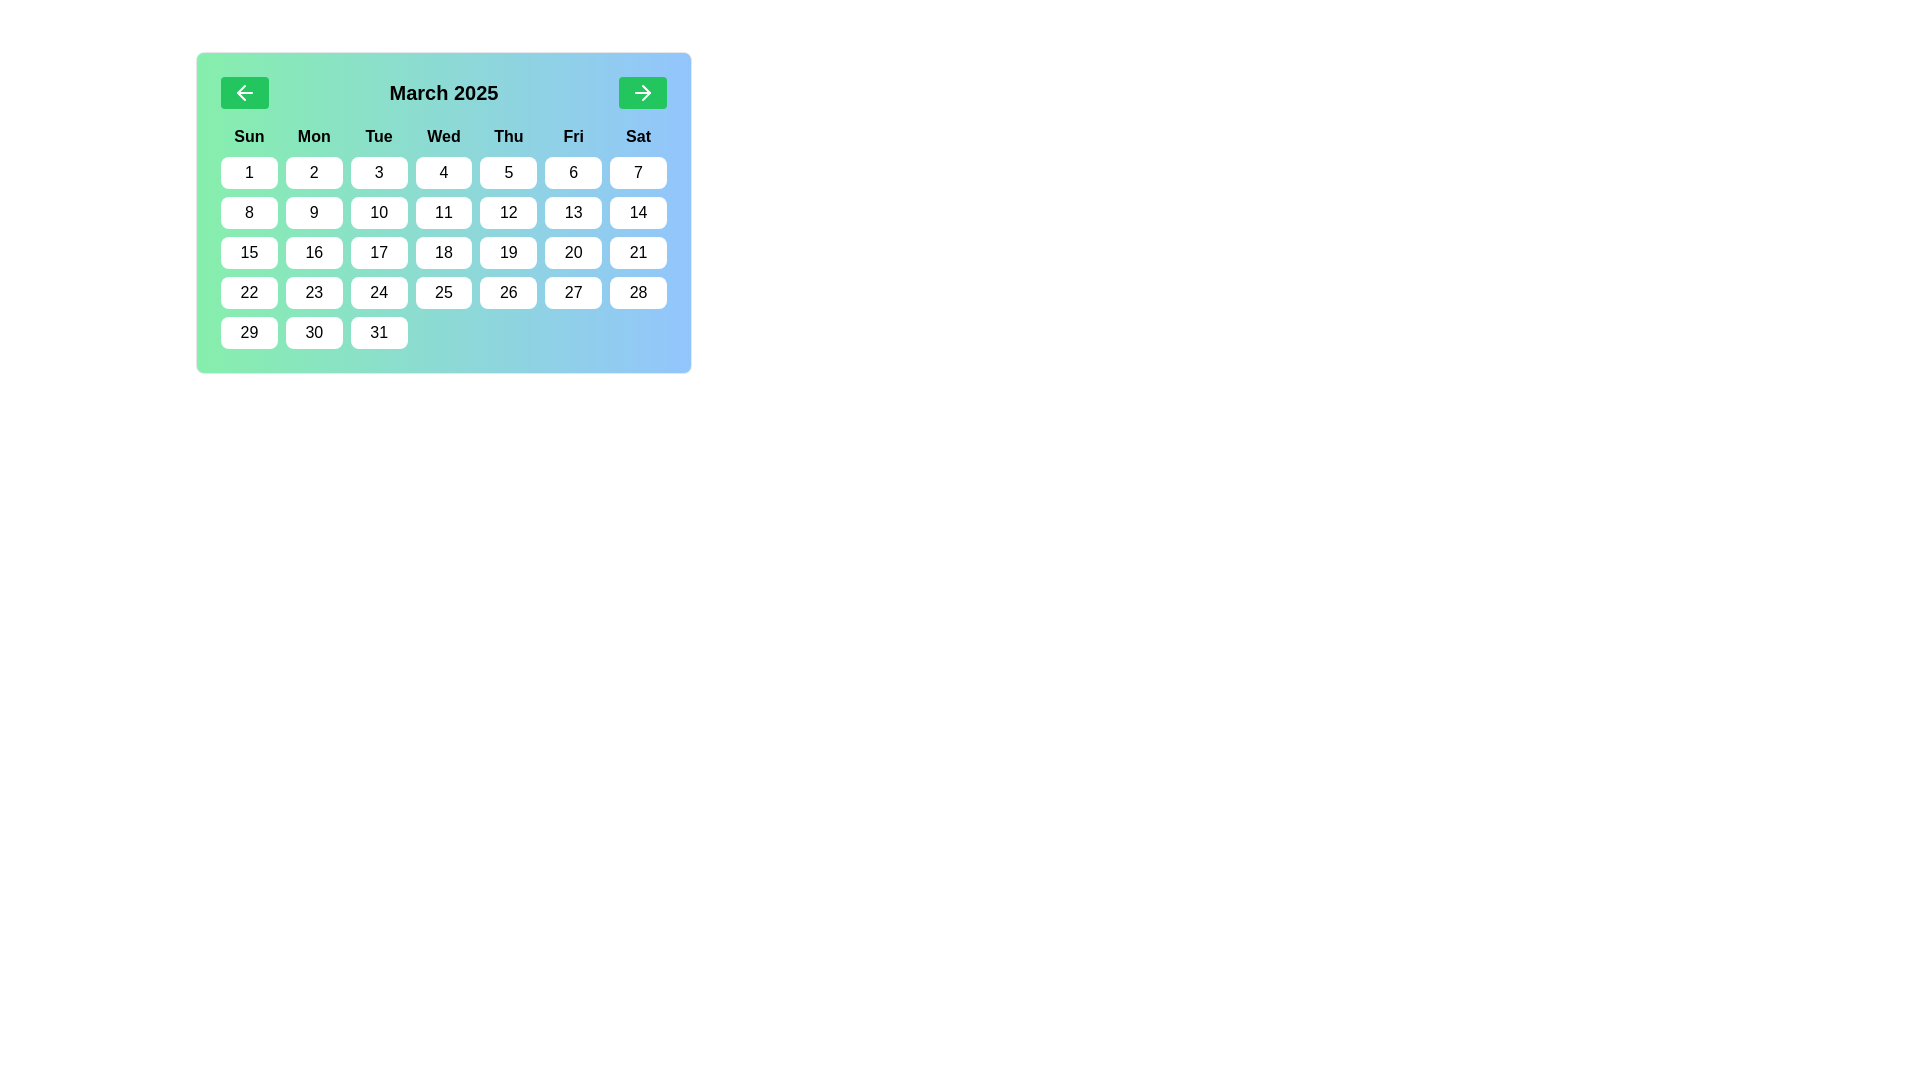 The height and width of the screenshot is (1080, 1920). Describe the element at coordinates (637, 293) in the screenshot. I see `the date button representing '28' in the March 2025 calendar` at that location.